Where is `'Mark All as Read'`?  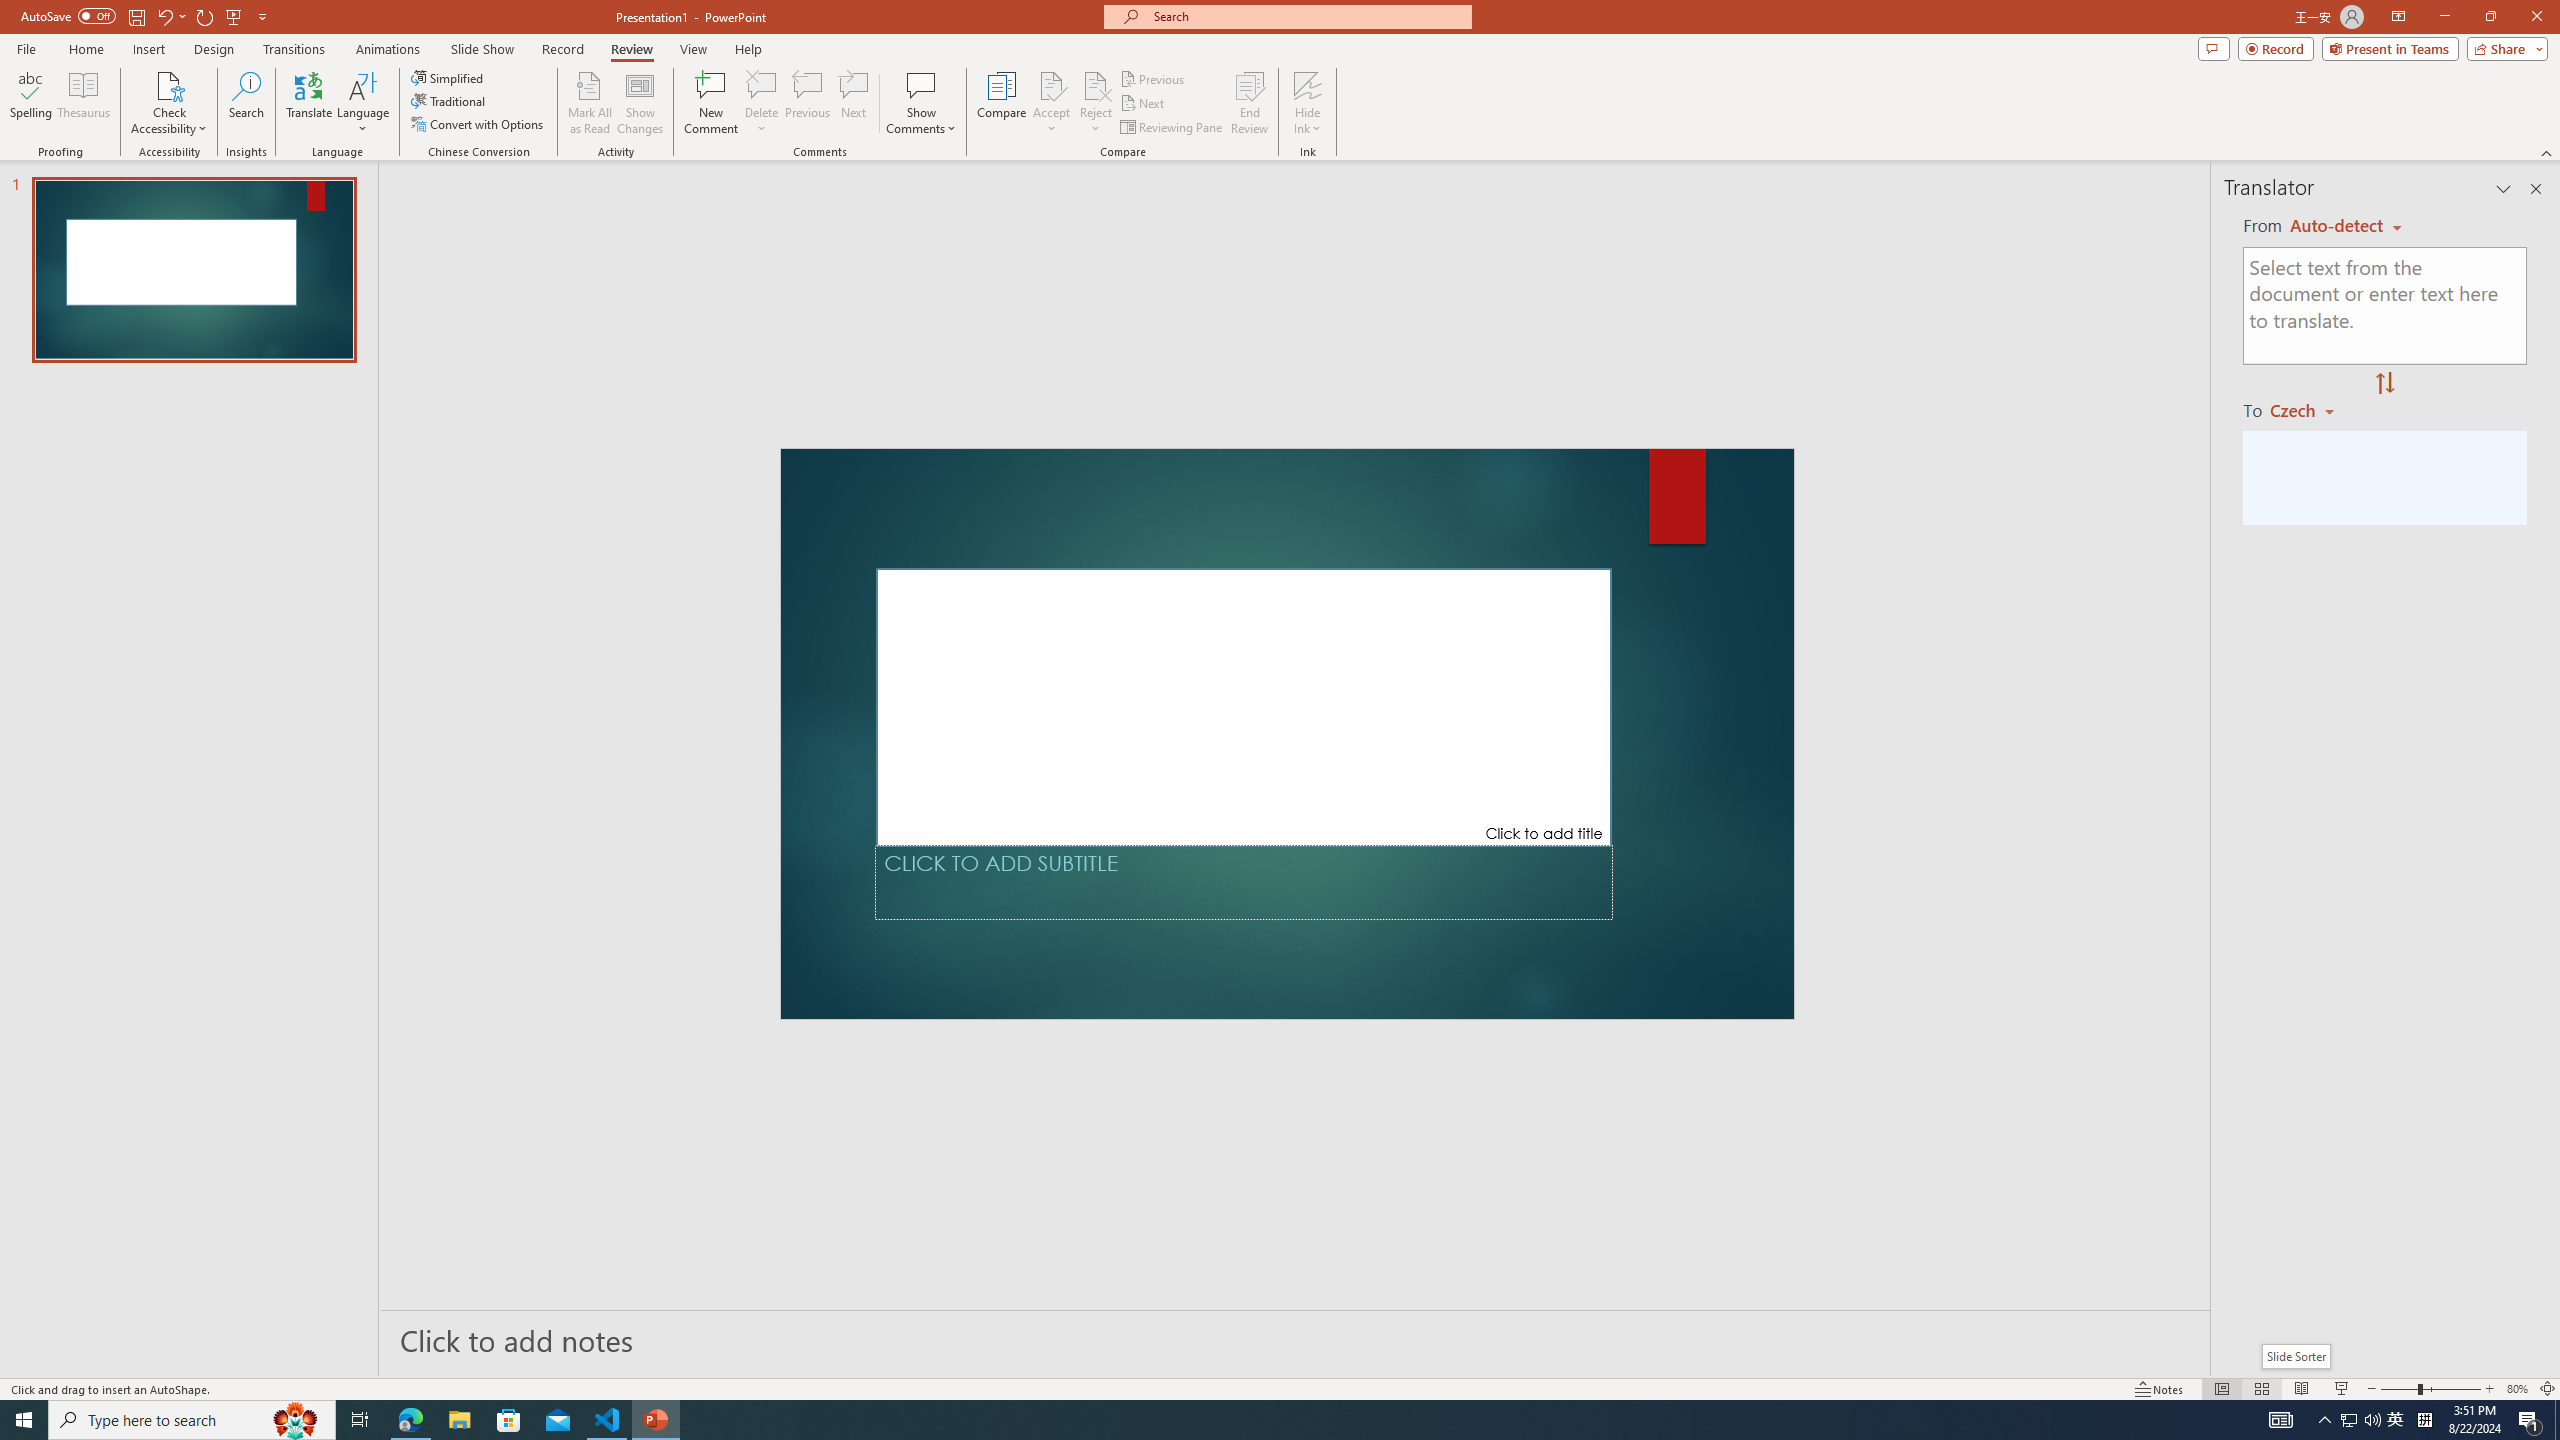 'Mark All as Read' is located at coordinates (590, 103).